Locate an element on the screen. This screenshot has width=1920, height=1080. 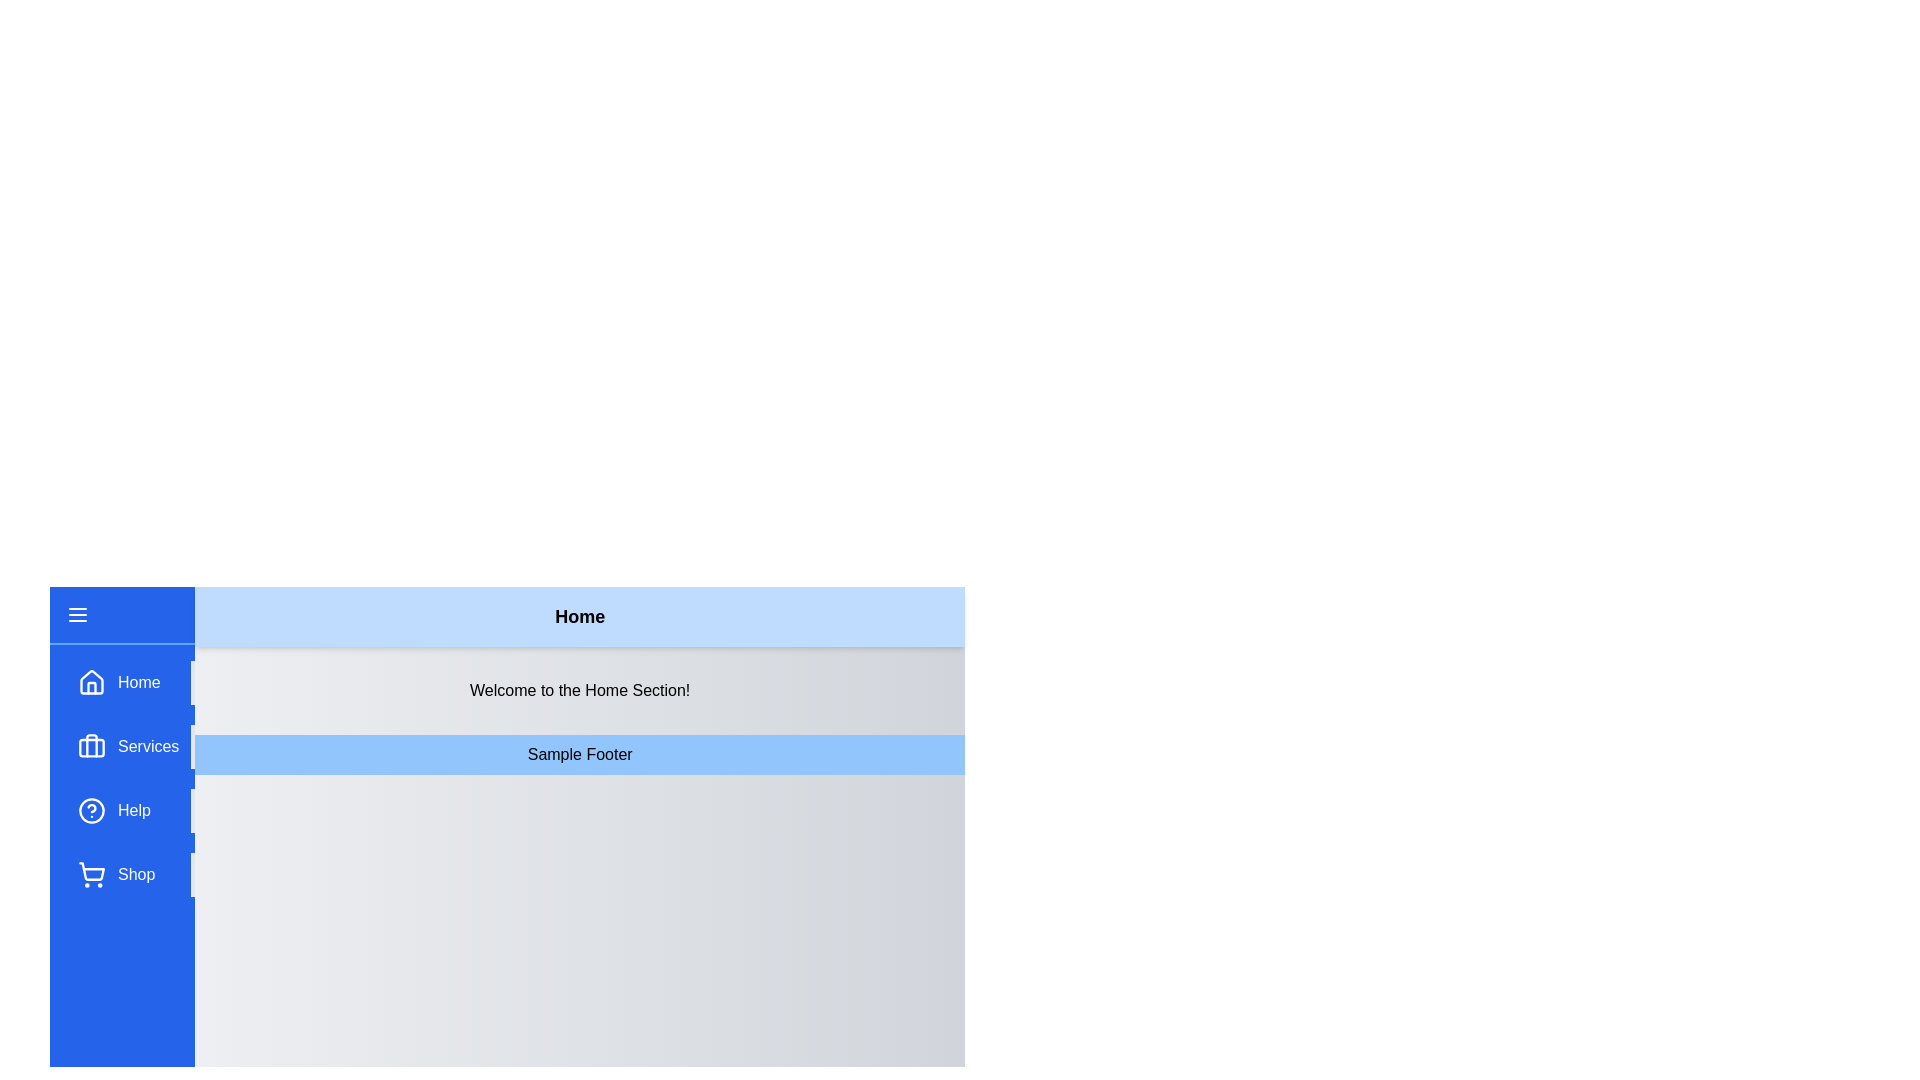
the 'Services' navigation label in the left-side menu, which is positioned below the 'Home' item and to the right of a briefcase icon is located at coordinates (147, 747).